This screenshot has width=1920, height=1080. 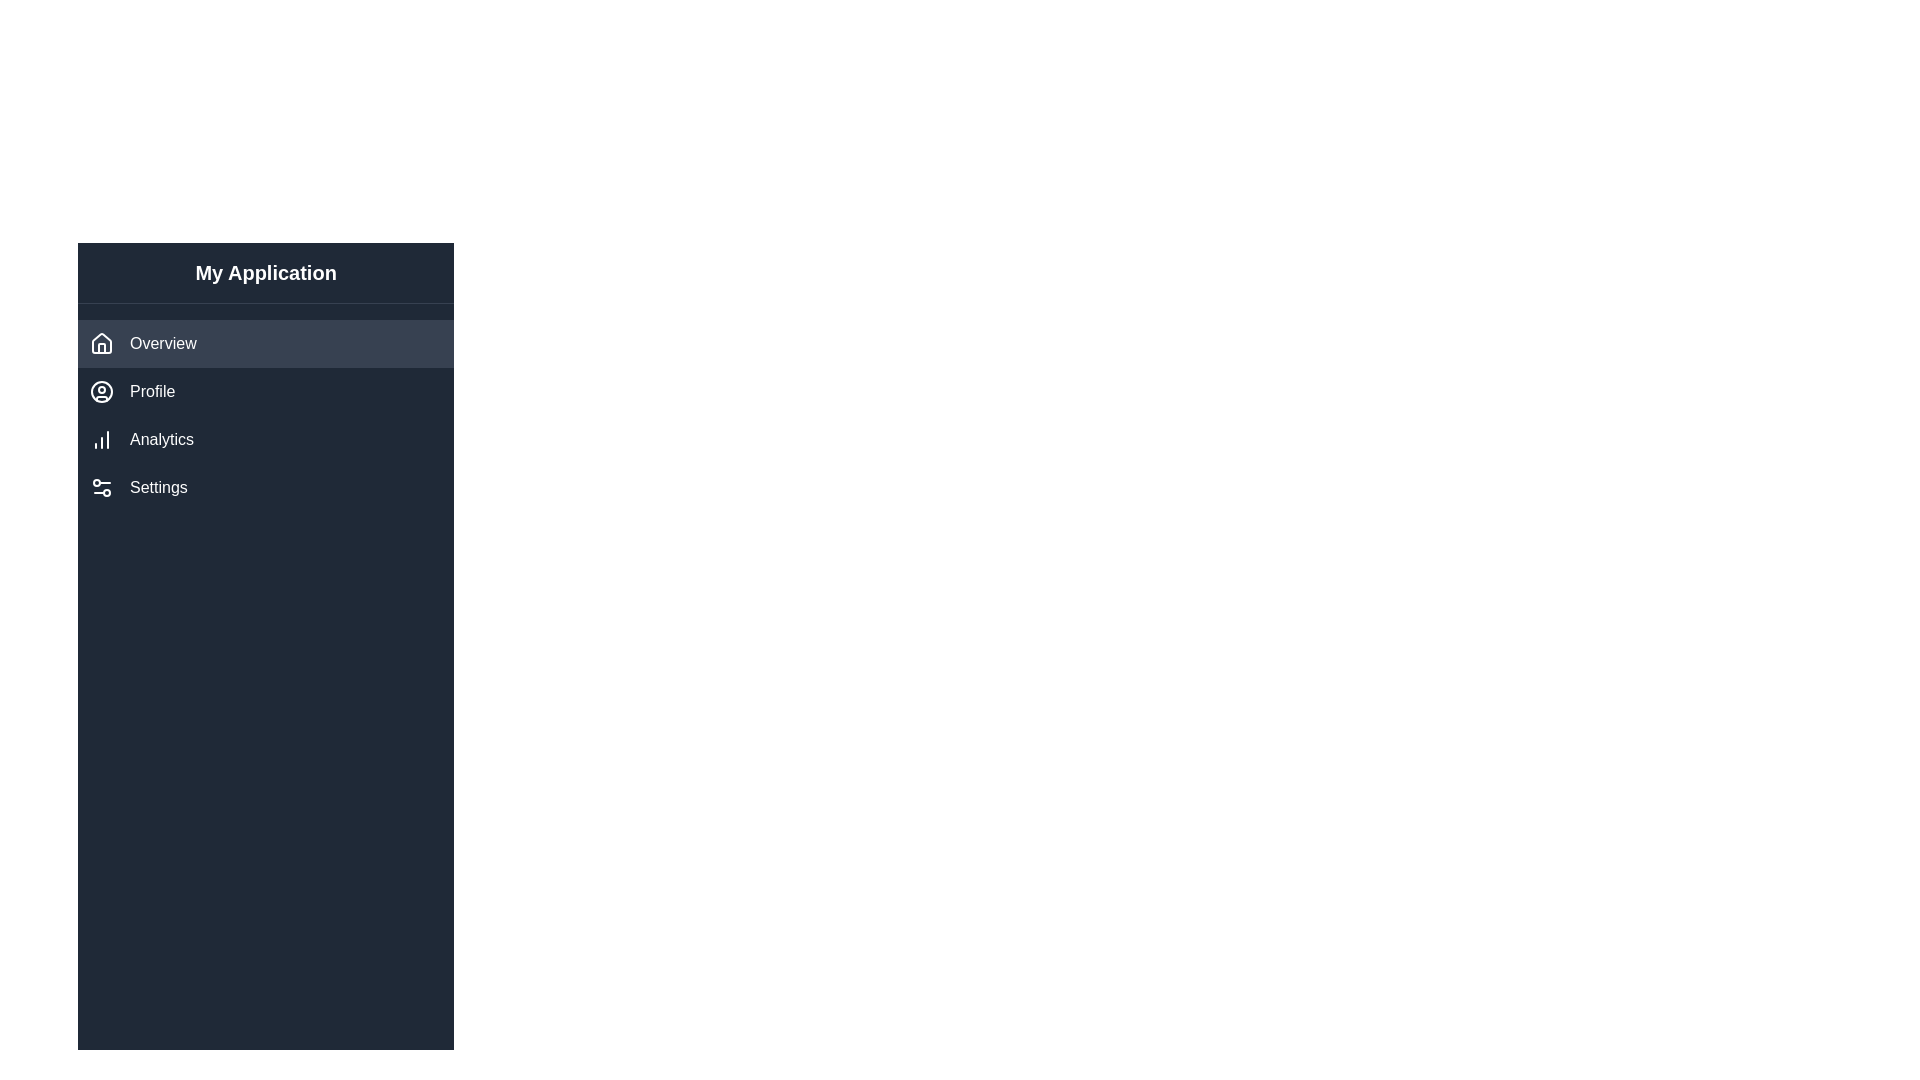 What do you see at coordinates (265, 273) in the screenshot?
I see `the branding text label at the top of the sidebar, which indicates the application name` at bounding box center [265, 273].